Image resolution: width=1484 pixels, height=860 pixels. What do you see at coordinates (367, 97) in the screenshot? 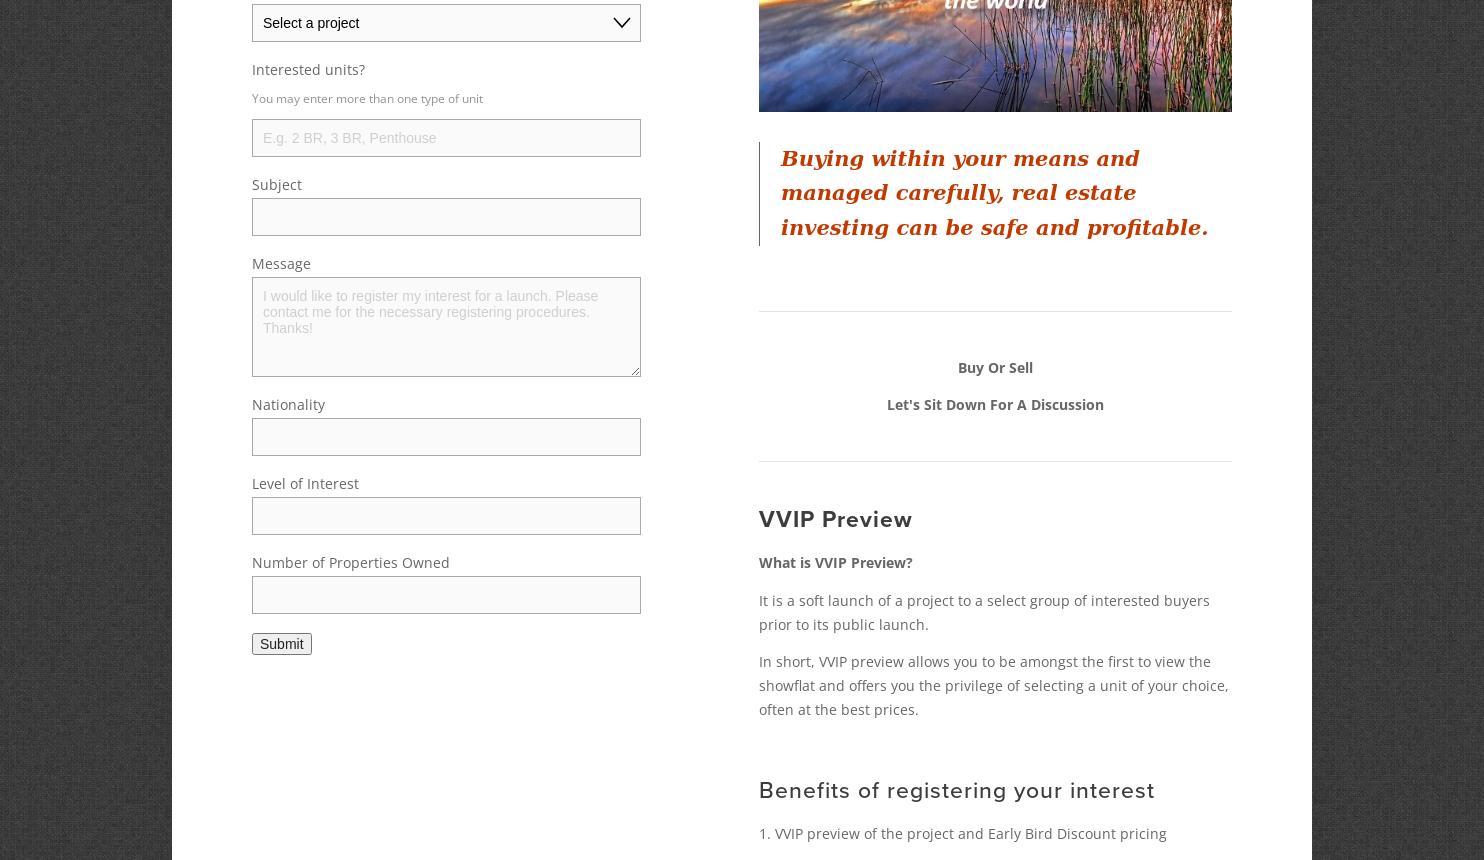
I see `'You may enter more than one type of unit'` at bounding box center [367, 97].